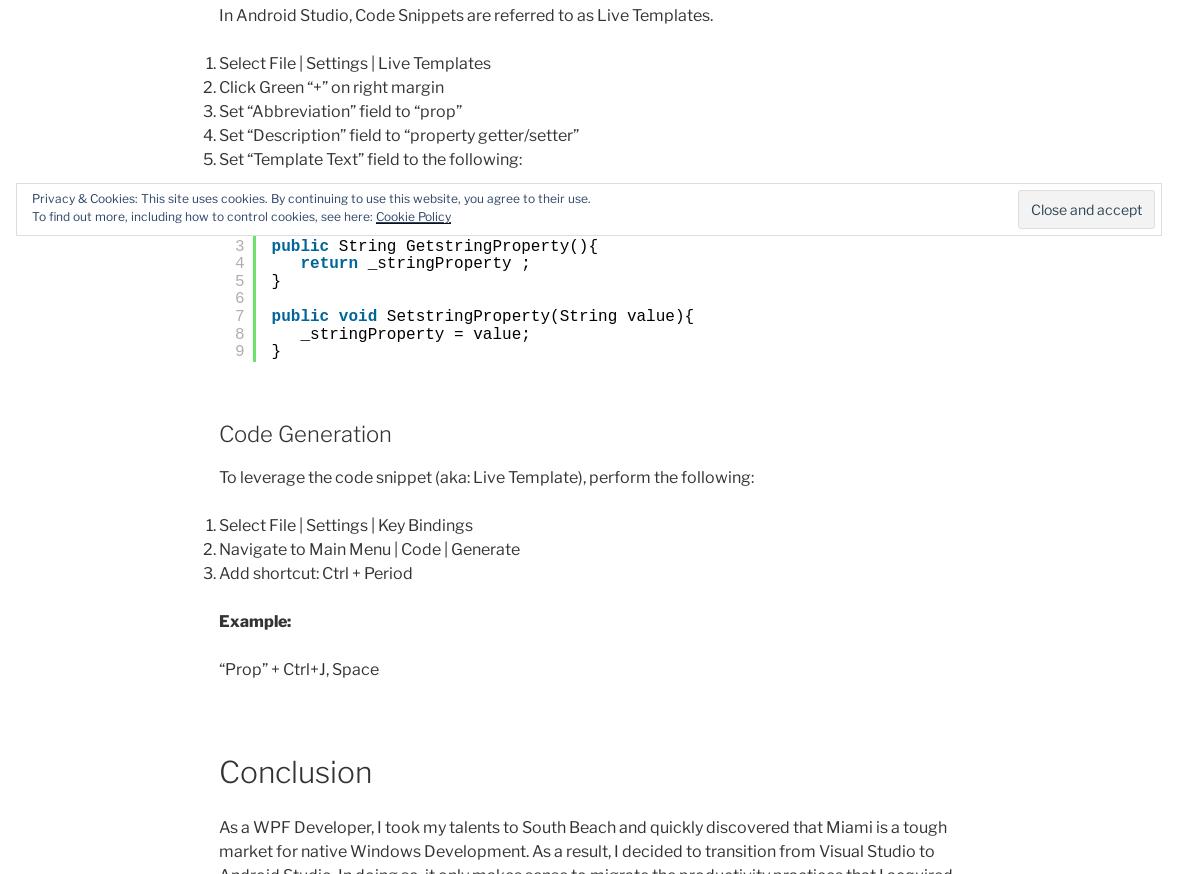 This screenshot has height=874, width=1178. Describe the element at coordinates (31, 197) in the screenshot. I see `'Privacy & Cookies: This site uses cookies. By continuing to use this website, you agree to their use.'` at that location.